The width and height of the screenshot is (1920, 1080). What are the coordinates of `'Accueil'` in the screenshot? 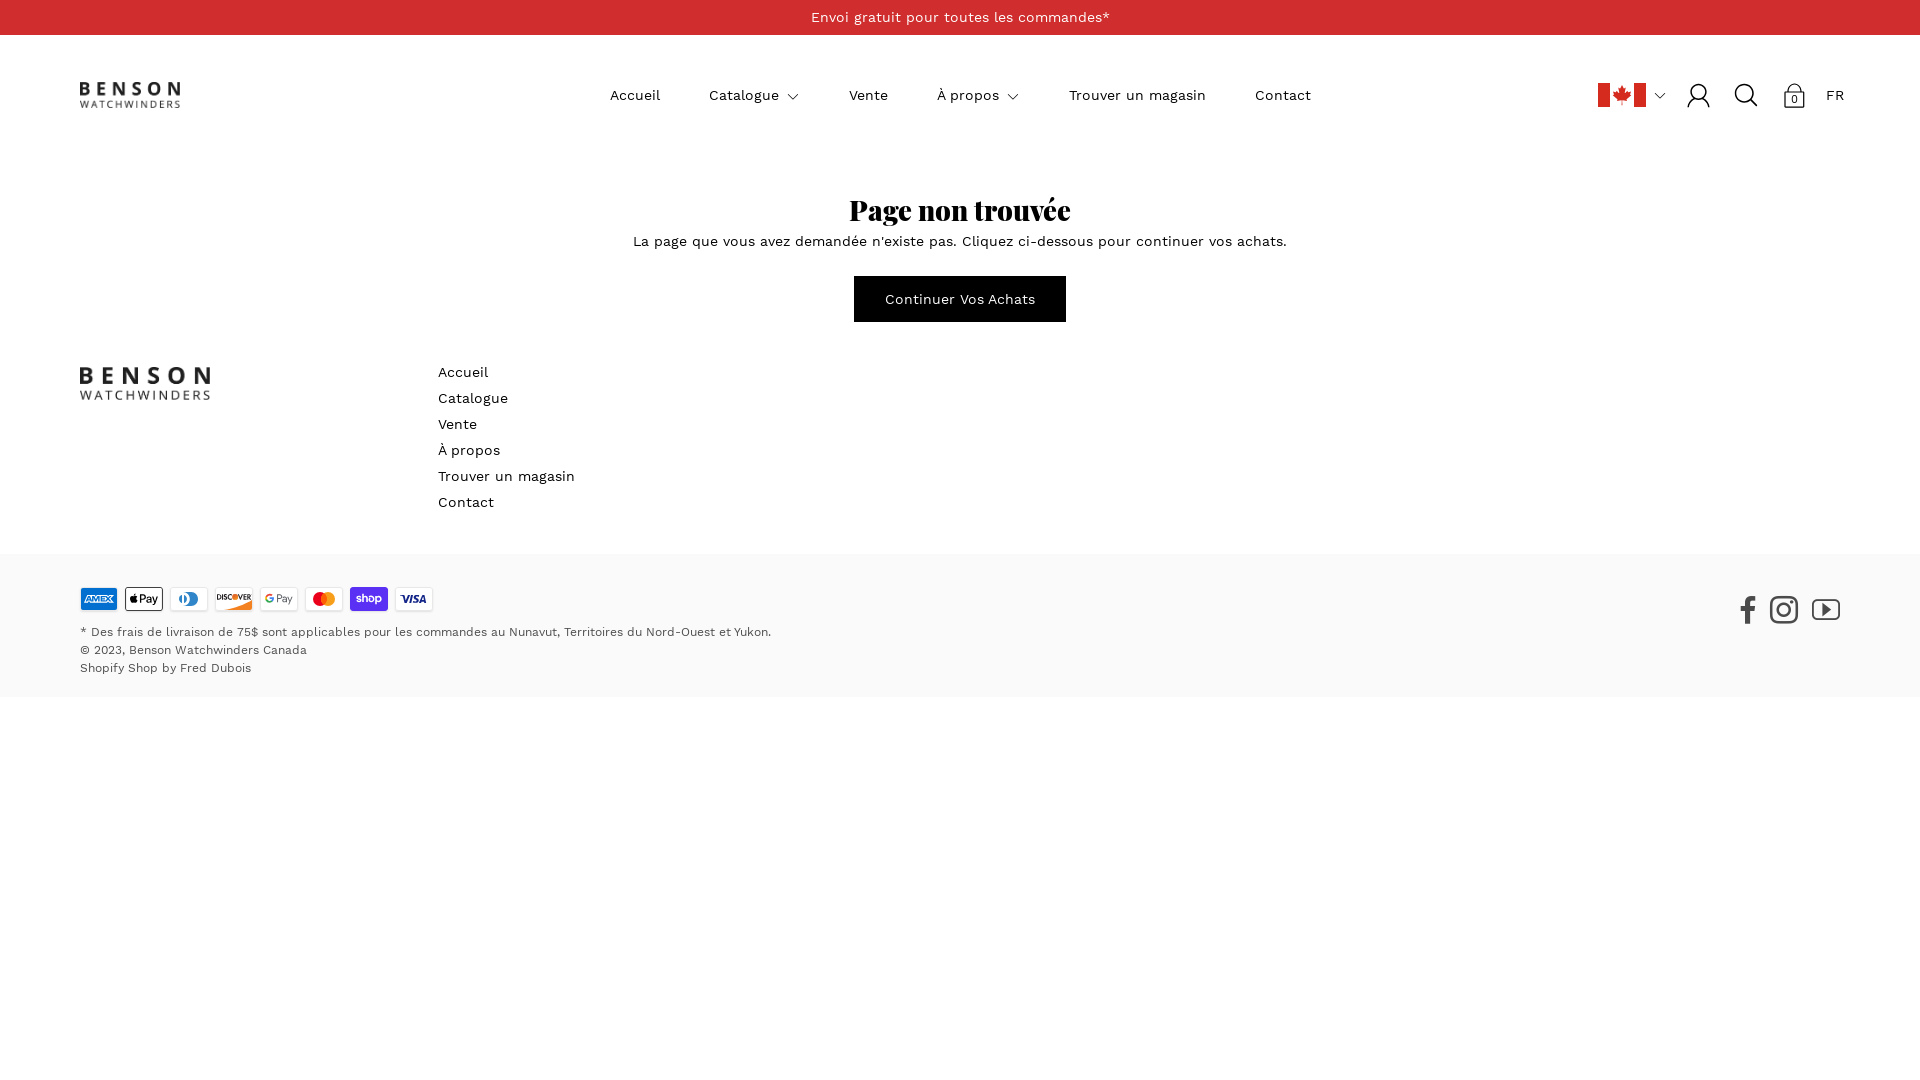 It's located at (608, 94).